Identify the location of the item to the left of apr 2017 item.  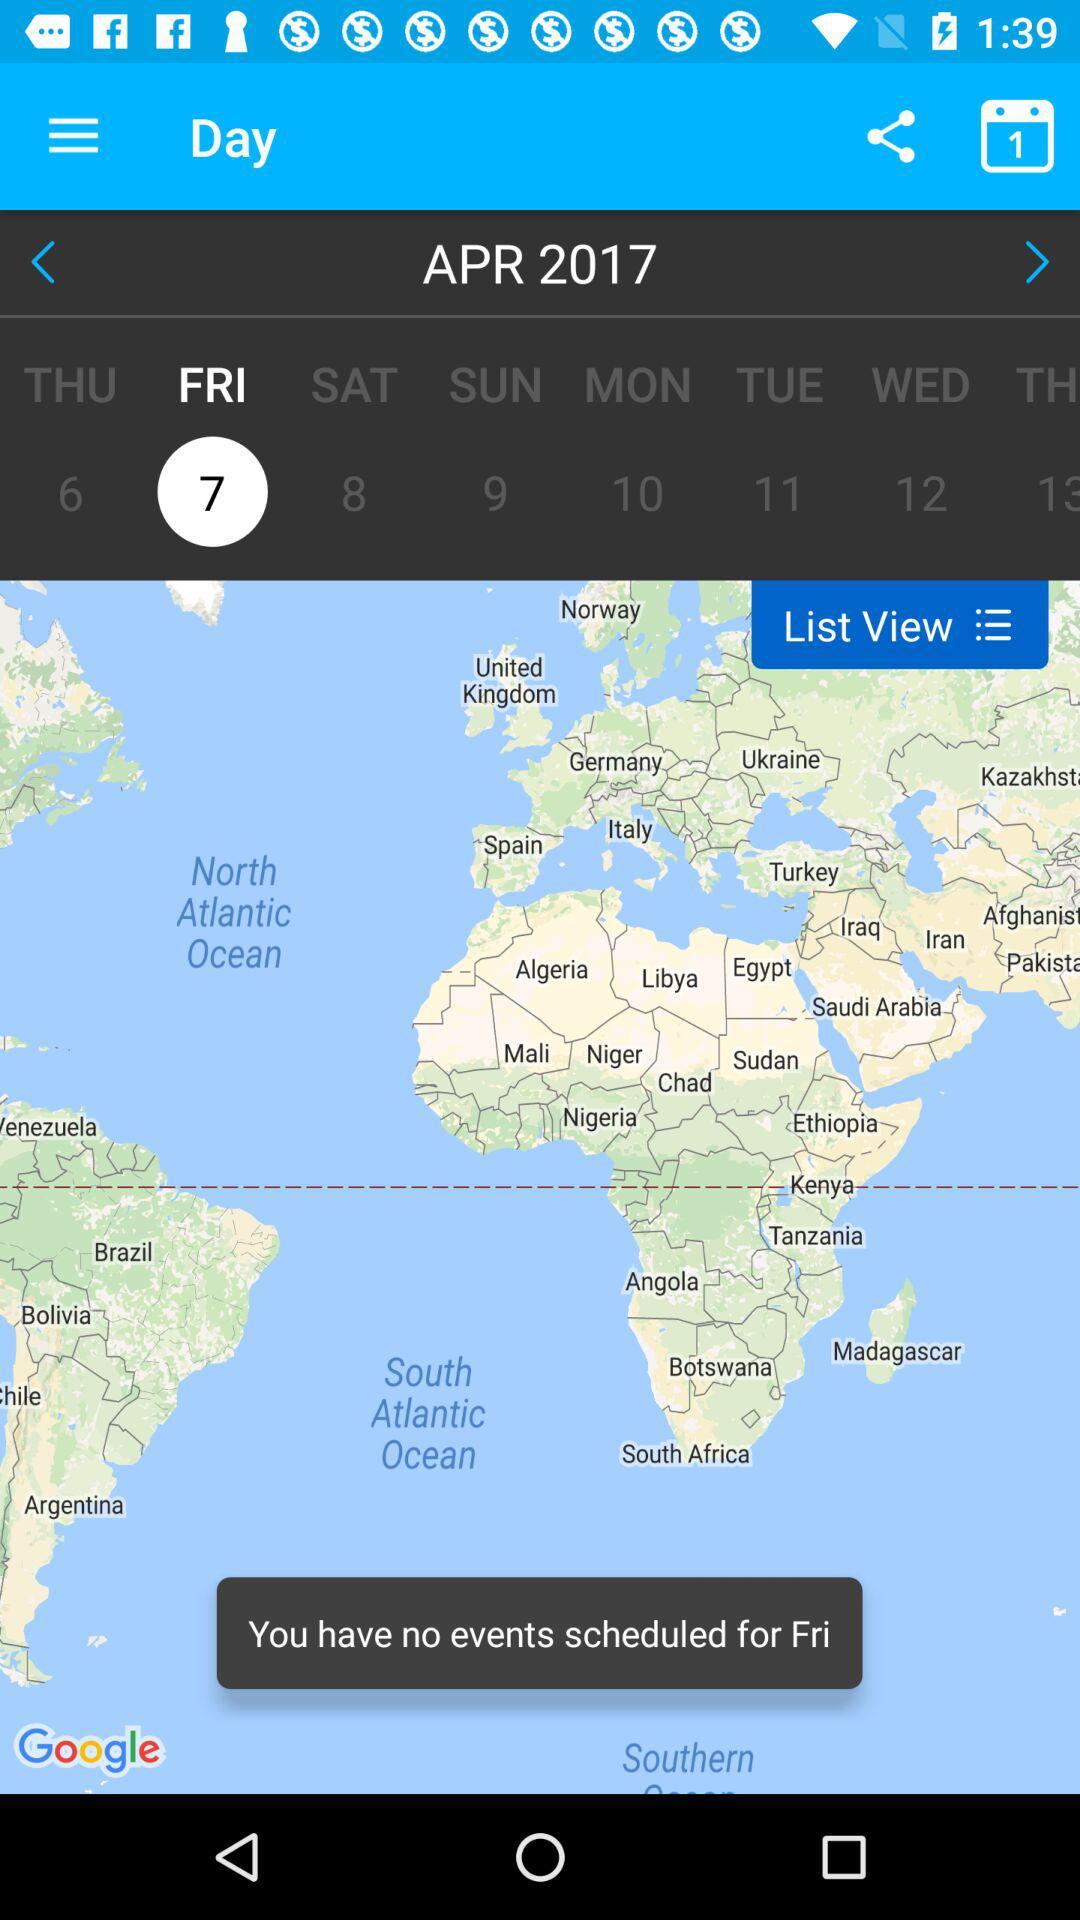
(46, 261).